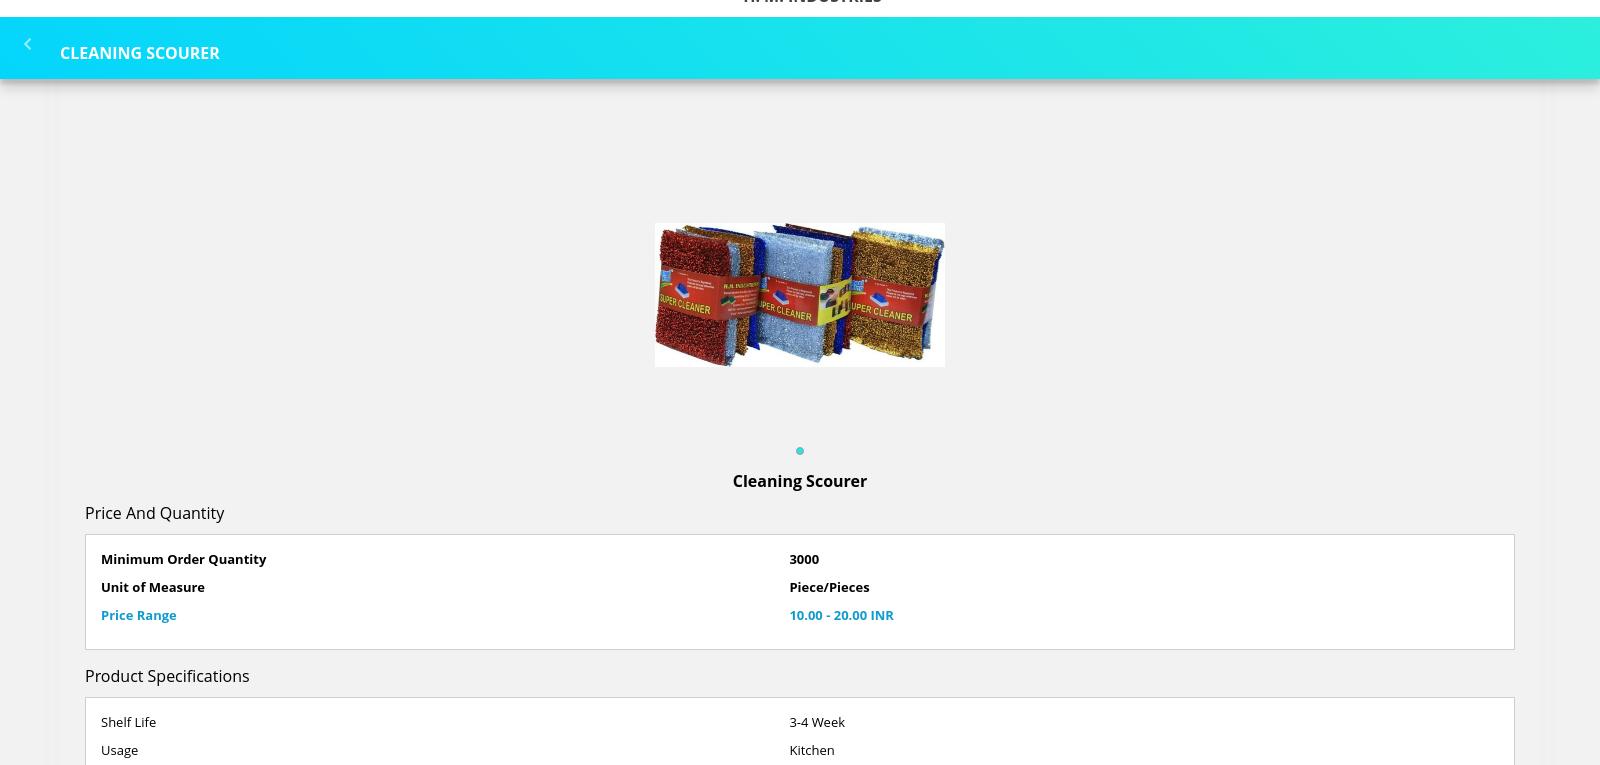 The width and height of the screenshot is (1600, 765). I want to click on 'Kitchen', so click(810, 750).